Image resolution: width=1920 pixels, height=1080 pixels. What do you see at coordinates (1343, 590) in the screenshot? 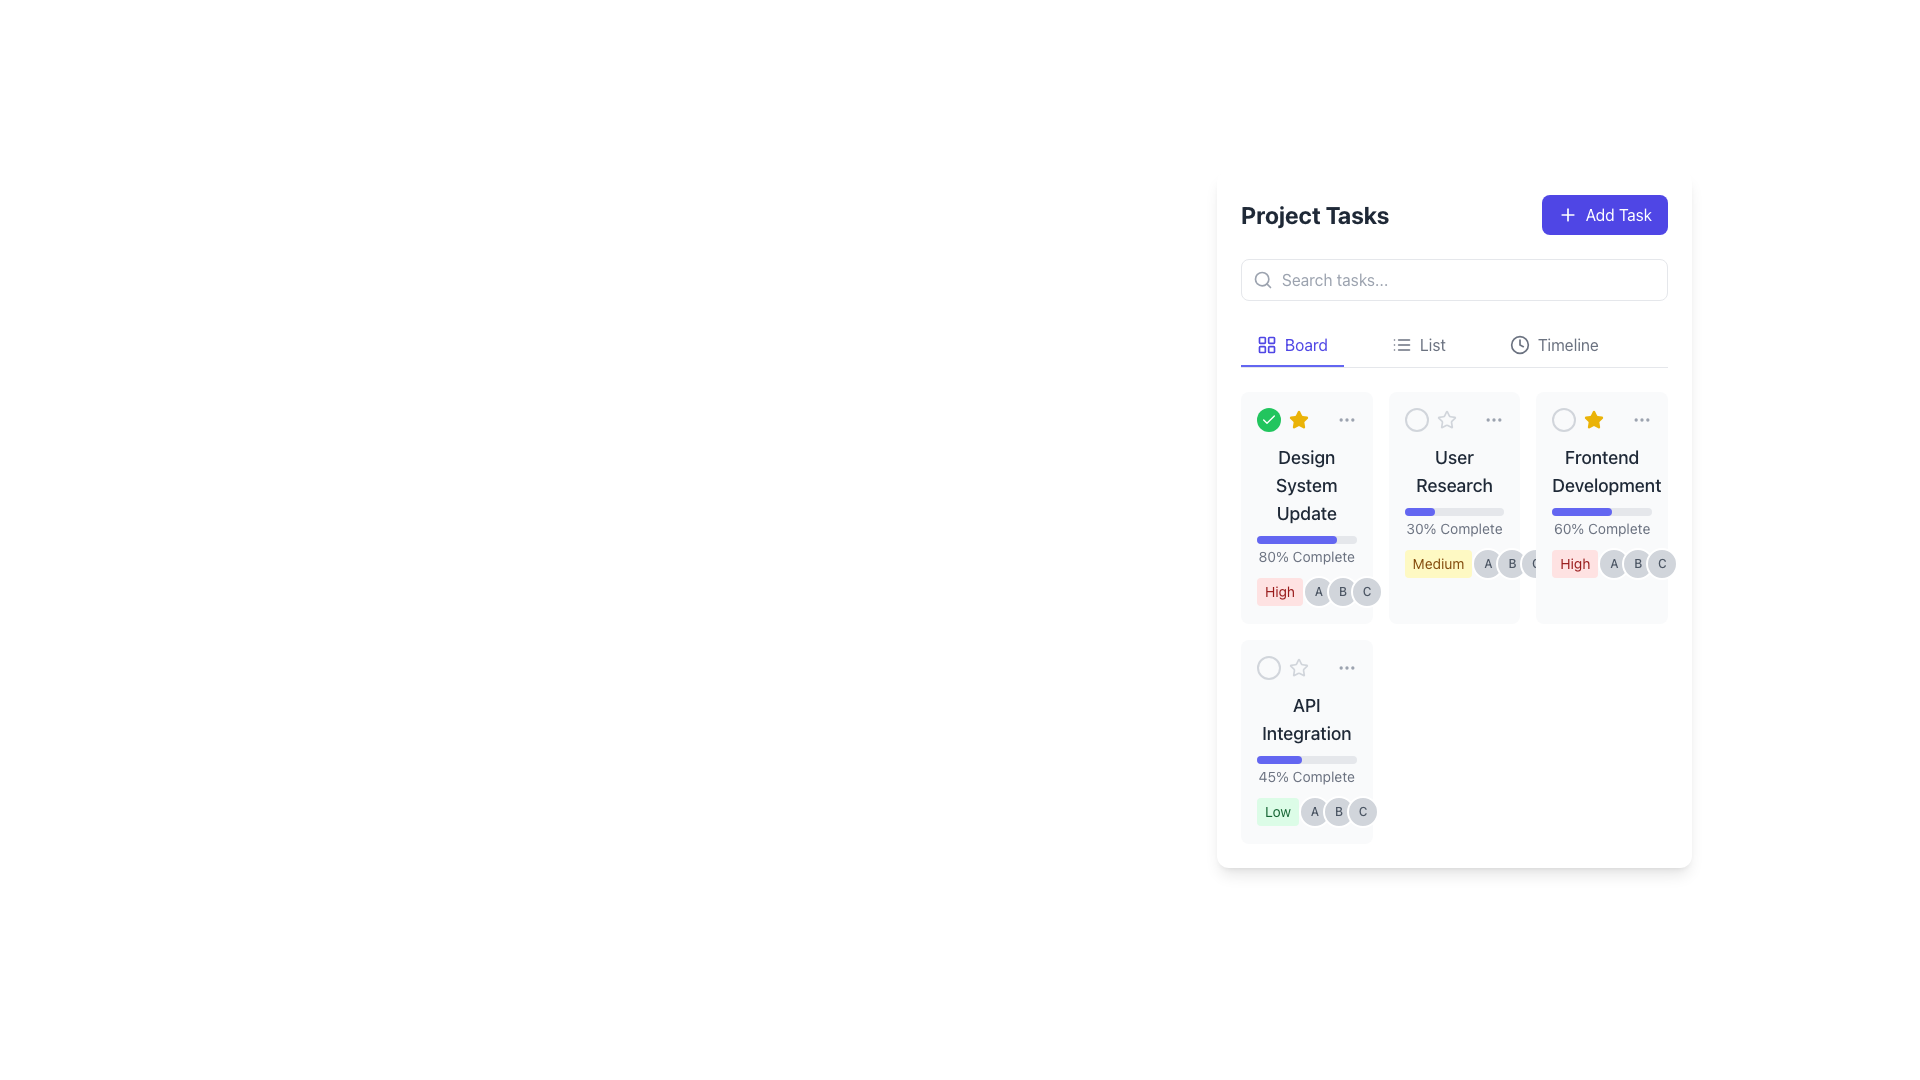
I see `the circular badge representing 'B' in the lower-left area of the 'Design System Update' task card` at bounding box center [1343, 590].